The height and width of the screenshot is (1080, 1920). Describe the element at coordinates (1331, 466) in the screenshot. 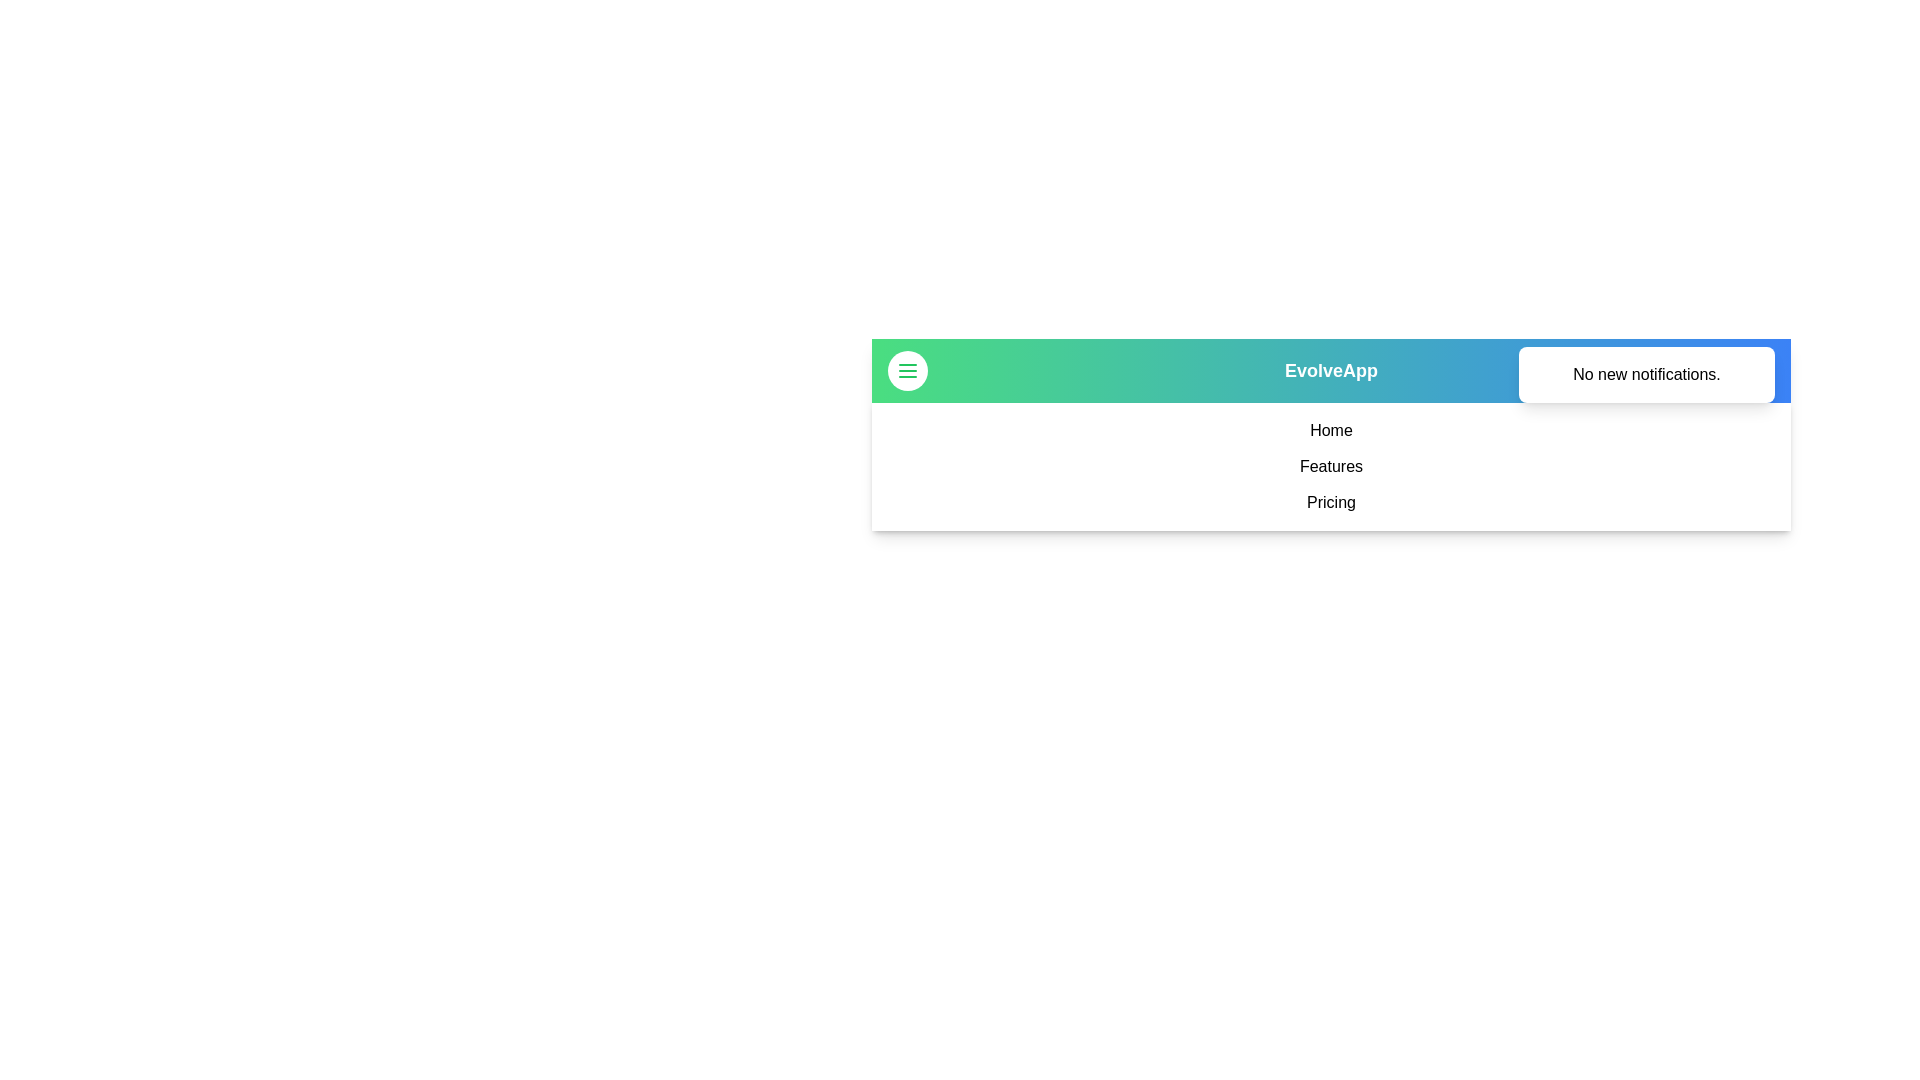

I see `the navigation menu item Features` at that location.